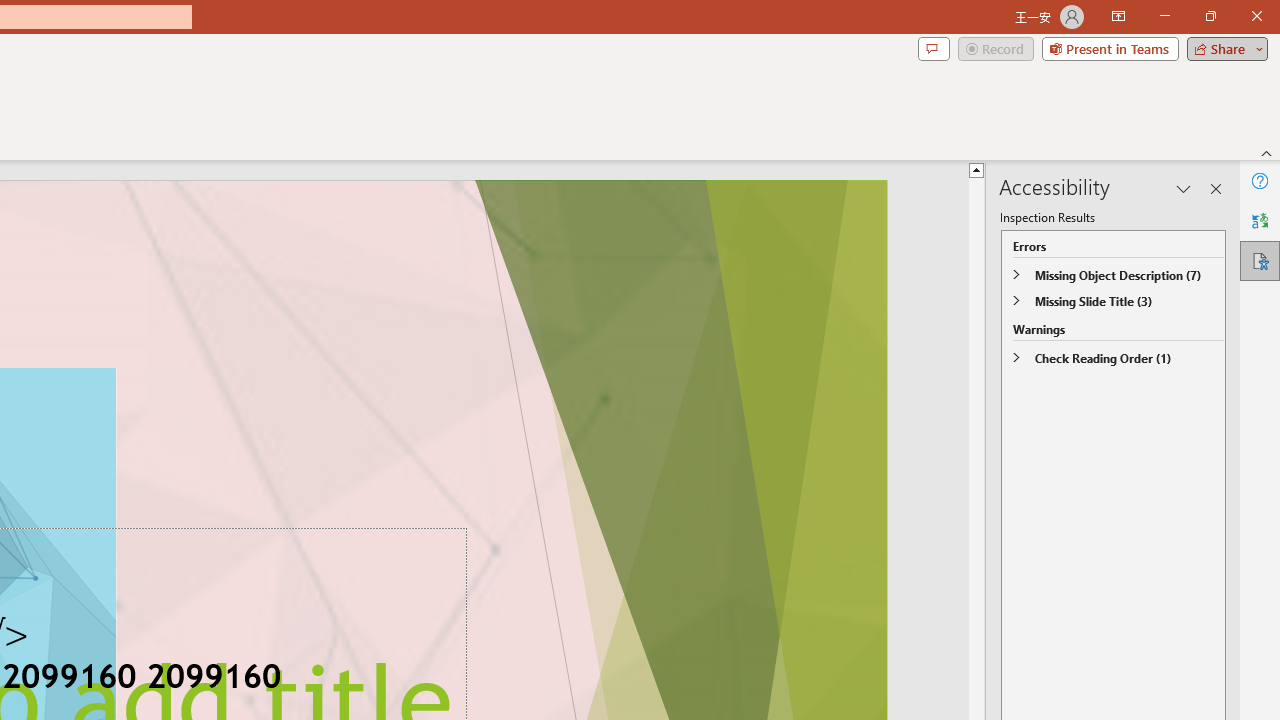  What do you see at coordinates (1117, 16) in the screenshot?
I see `'Ribbon Display Options'` at bounding box center [1117, 16].